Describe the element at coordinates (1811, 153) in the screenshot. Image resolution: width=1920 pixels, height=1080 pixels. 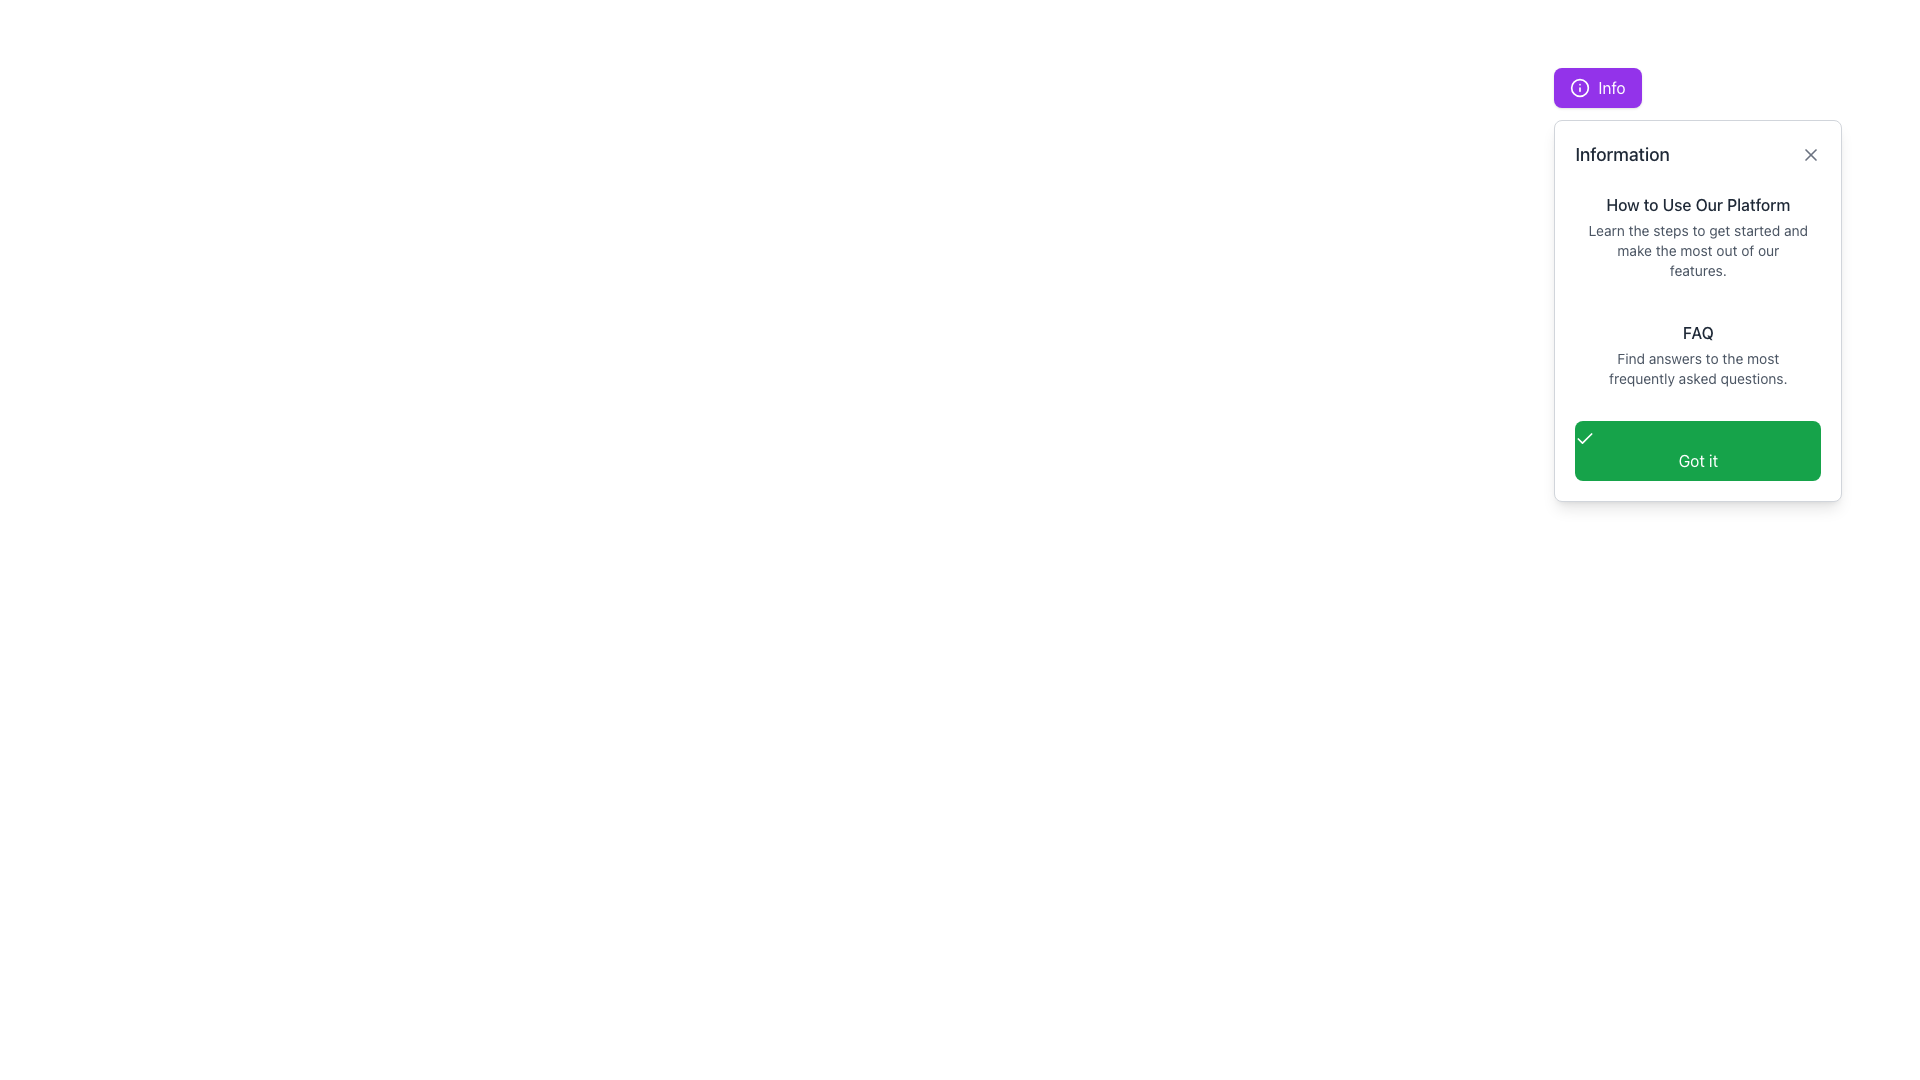
I see `the small X-shaped icon in the top-right corner of the 'Information' popup` at that location.